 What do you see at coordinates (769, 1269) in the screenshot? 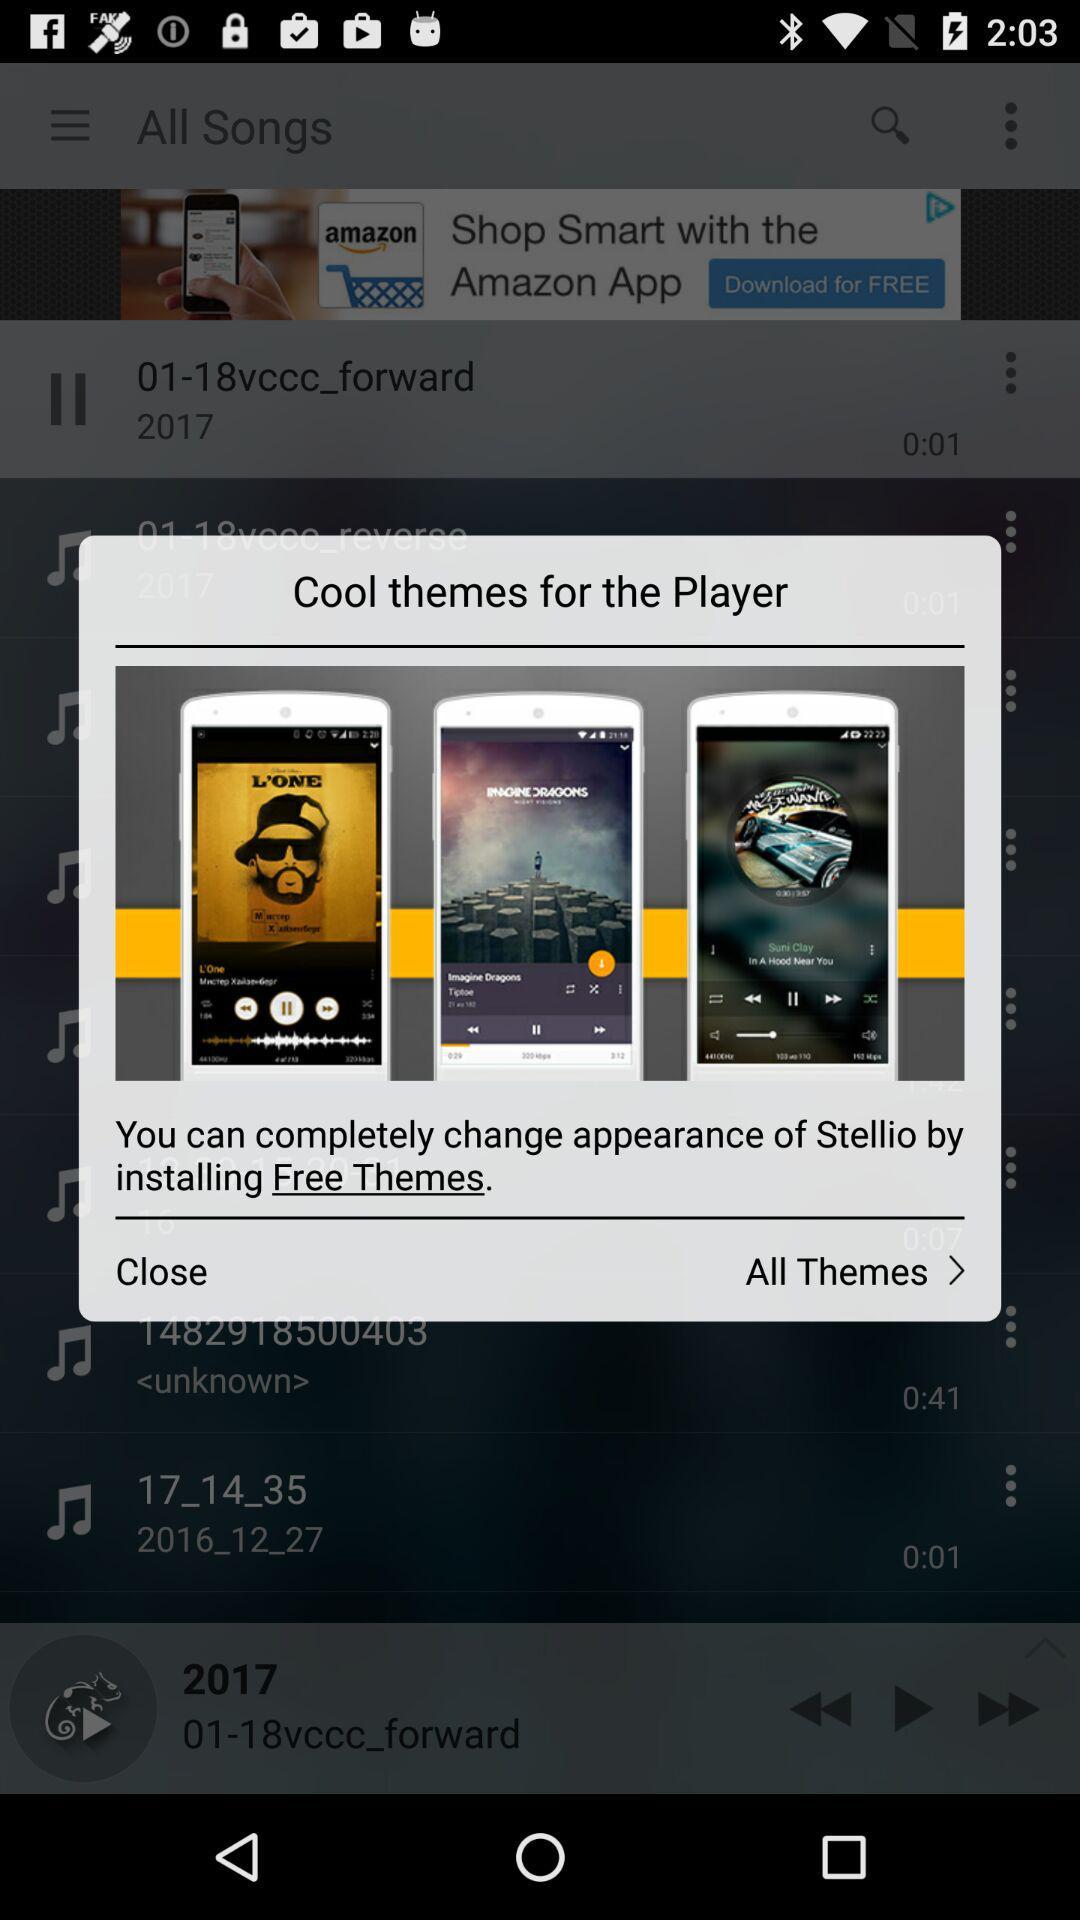
I see `the all themes on the right` at bounding box center [769, 1269].